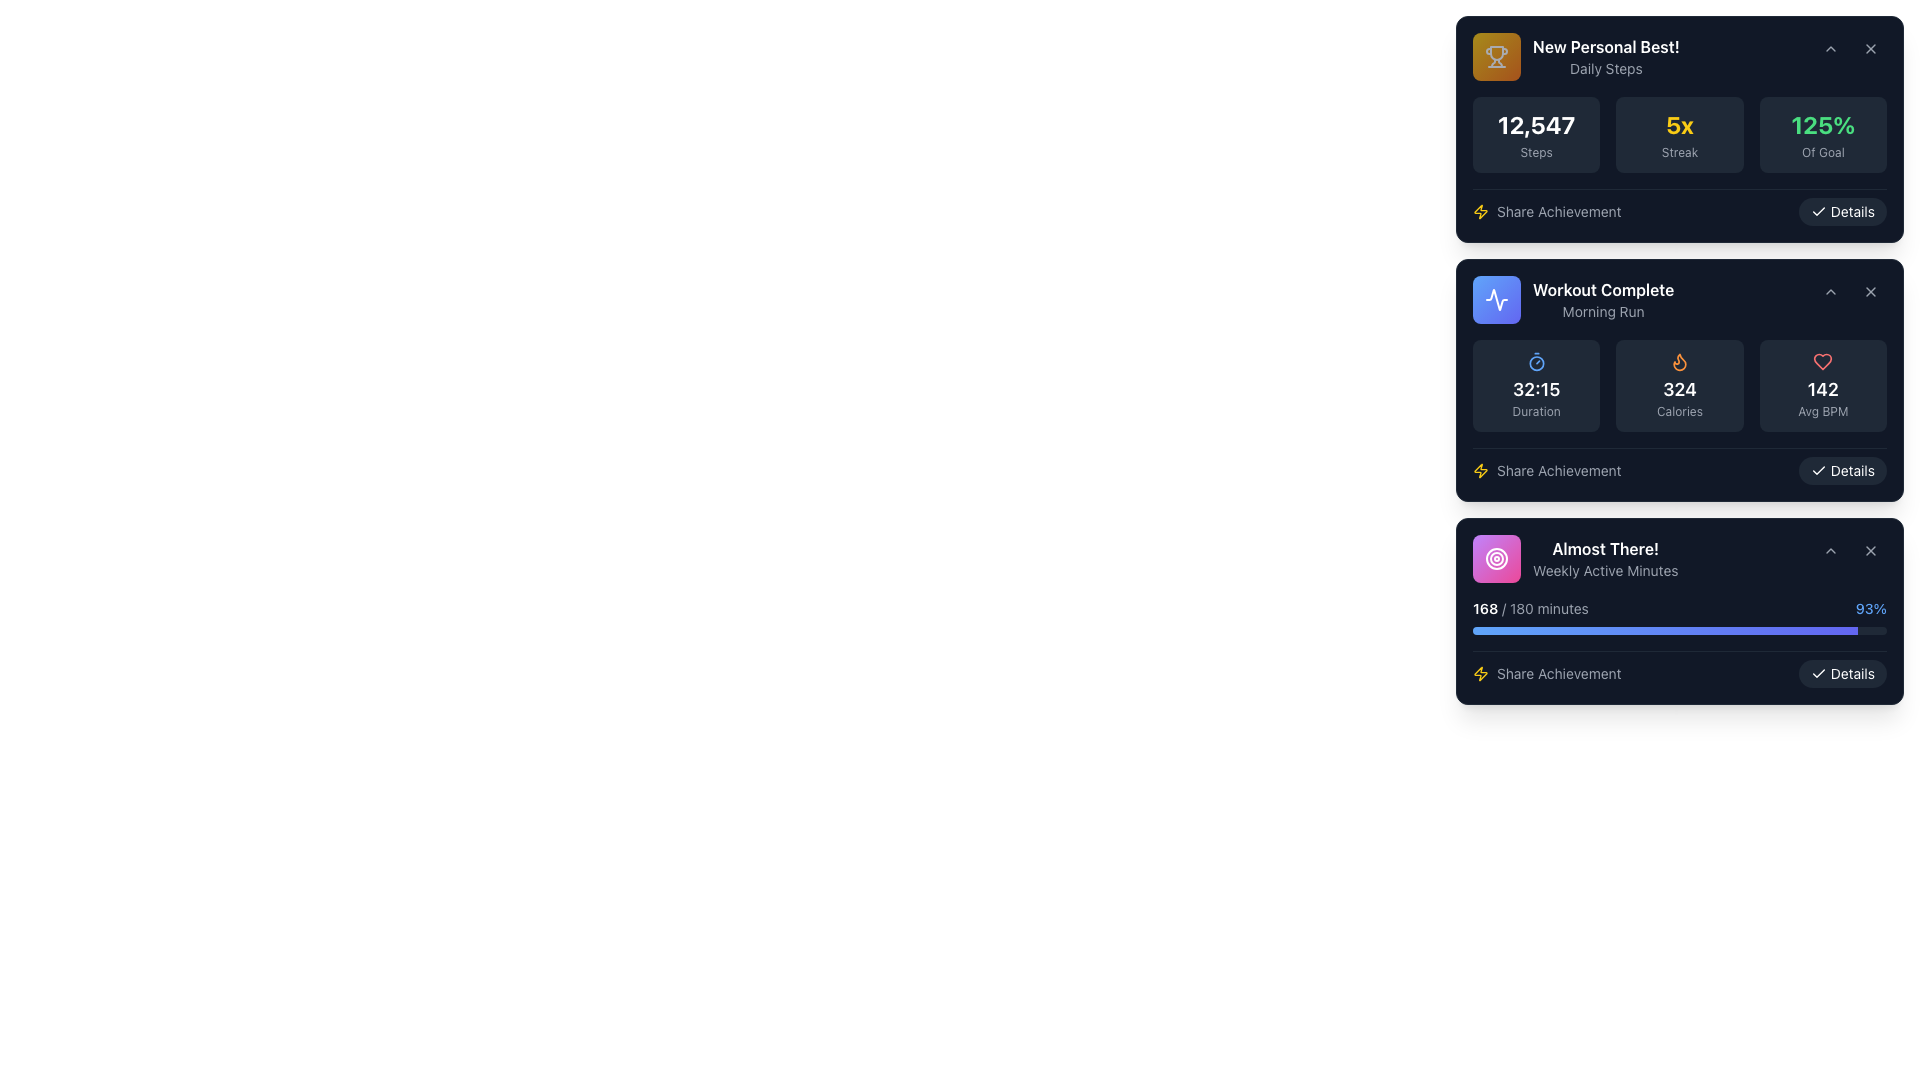  I want to click on the 'Details' button located at the bottom-right corner of the third card, so click(1841, 674).